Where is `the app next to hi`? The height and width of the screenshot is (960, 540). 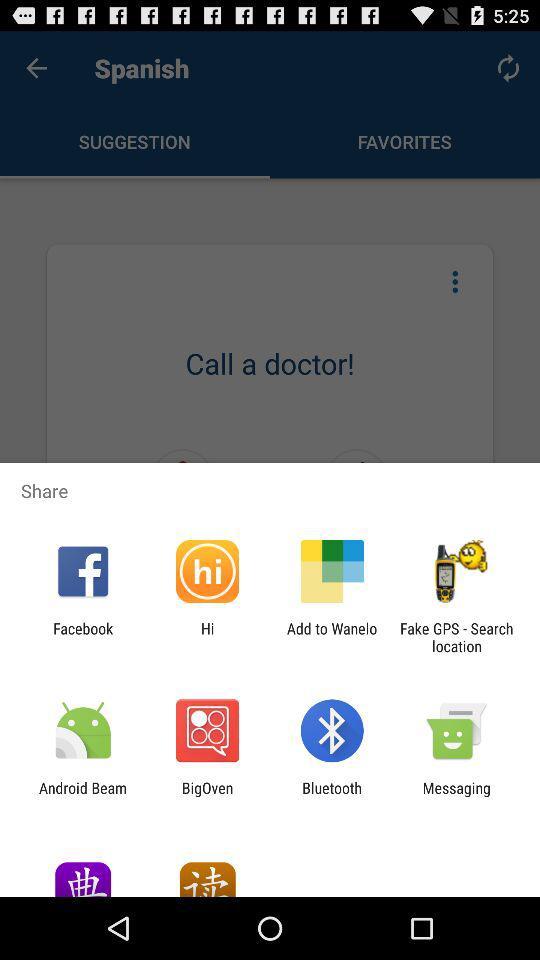 the app next to hi is located at coordinates (332, 636).